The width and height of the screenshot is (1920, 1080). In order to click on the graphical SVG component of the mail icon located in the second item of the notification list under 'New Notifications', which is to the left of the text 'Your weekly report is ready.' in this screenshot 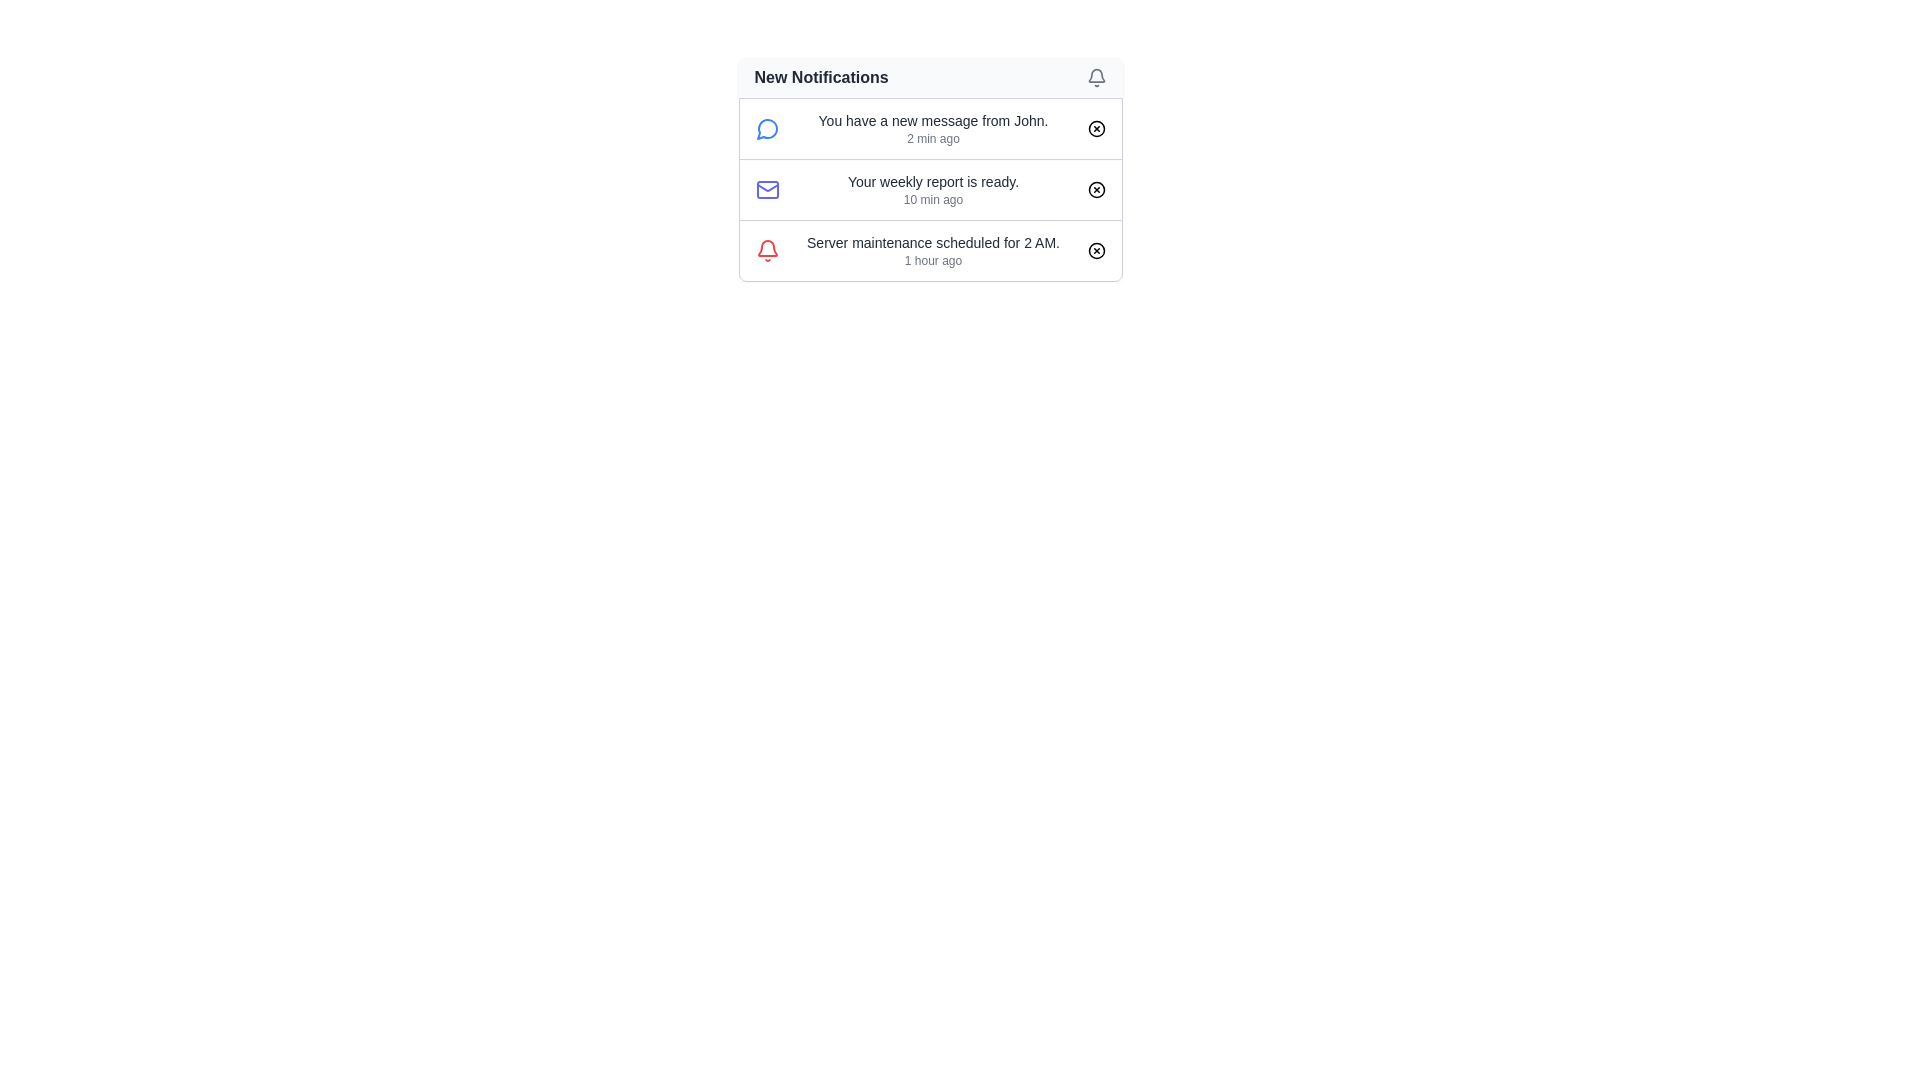, I will do `click(766, 189)`.